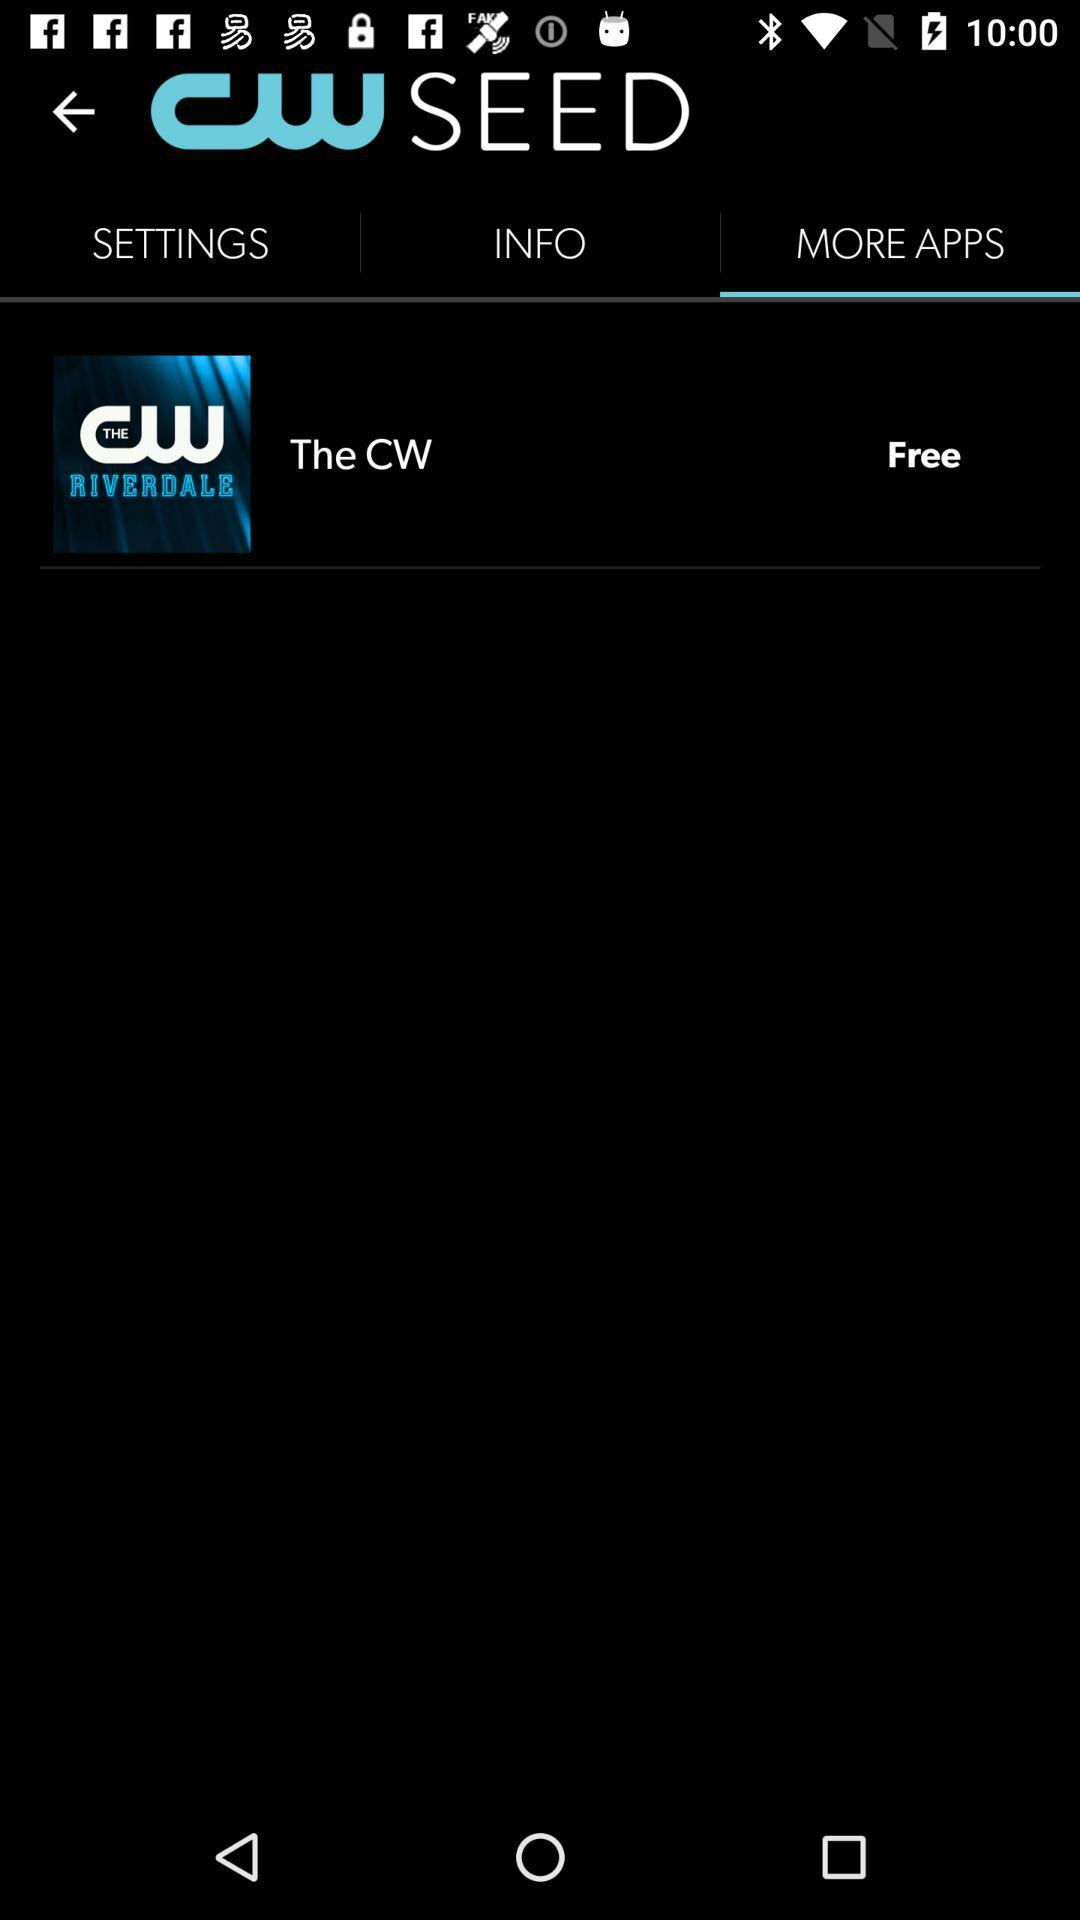 This screenshot has height=1920, width=1080. What do you see at coordinates (924, 452) in the screenshot?
I see `the item next to the the cw` at bounding box center [924, 452].